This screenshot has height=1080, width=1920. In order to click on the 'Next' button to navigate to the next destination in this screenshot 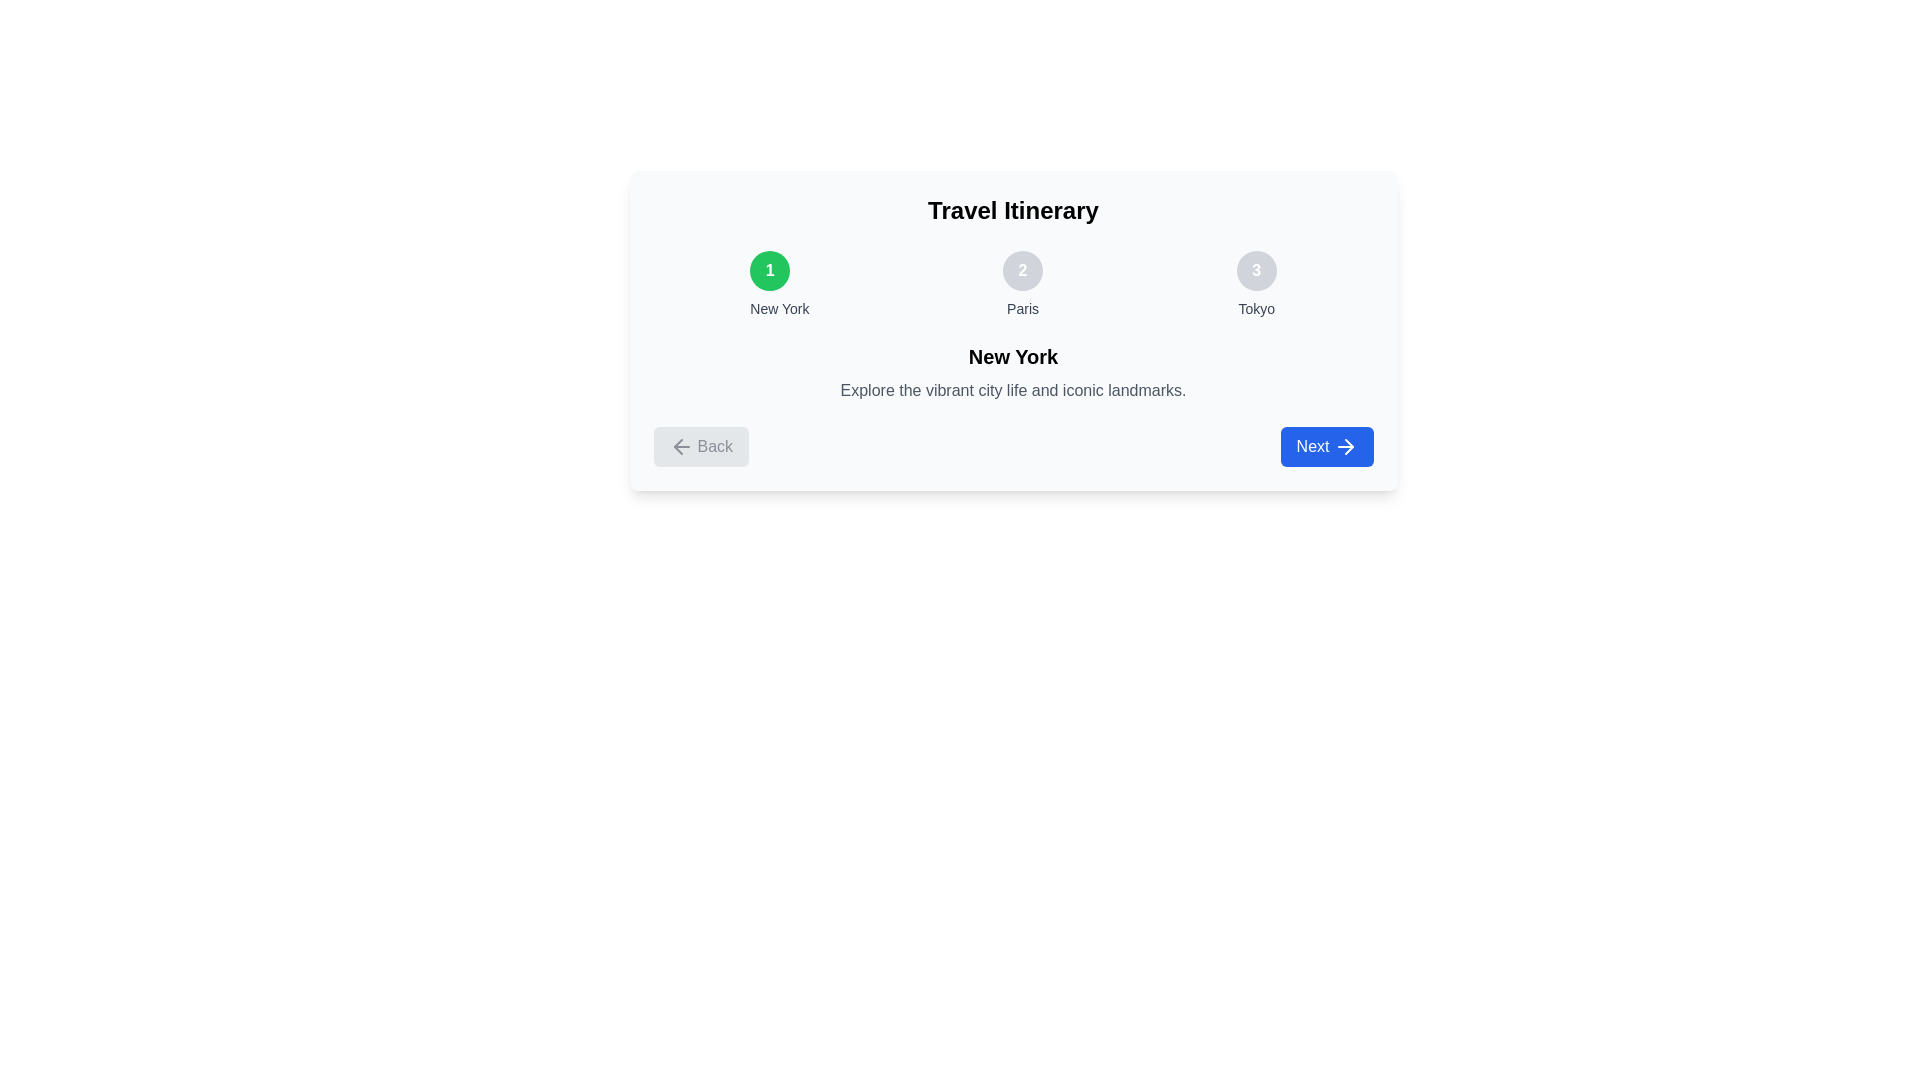, I will do `click(1326, 446)`.